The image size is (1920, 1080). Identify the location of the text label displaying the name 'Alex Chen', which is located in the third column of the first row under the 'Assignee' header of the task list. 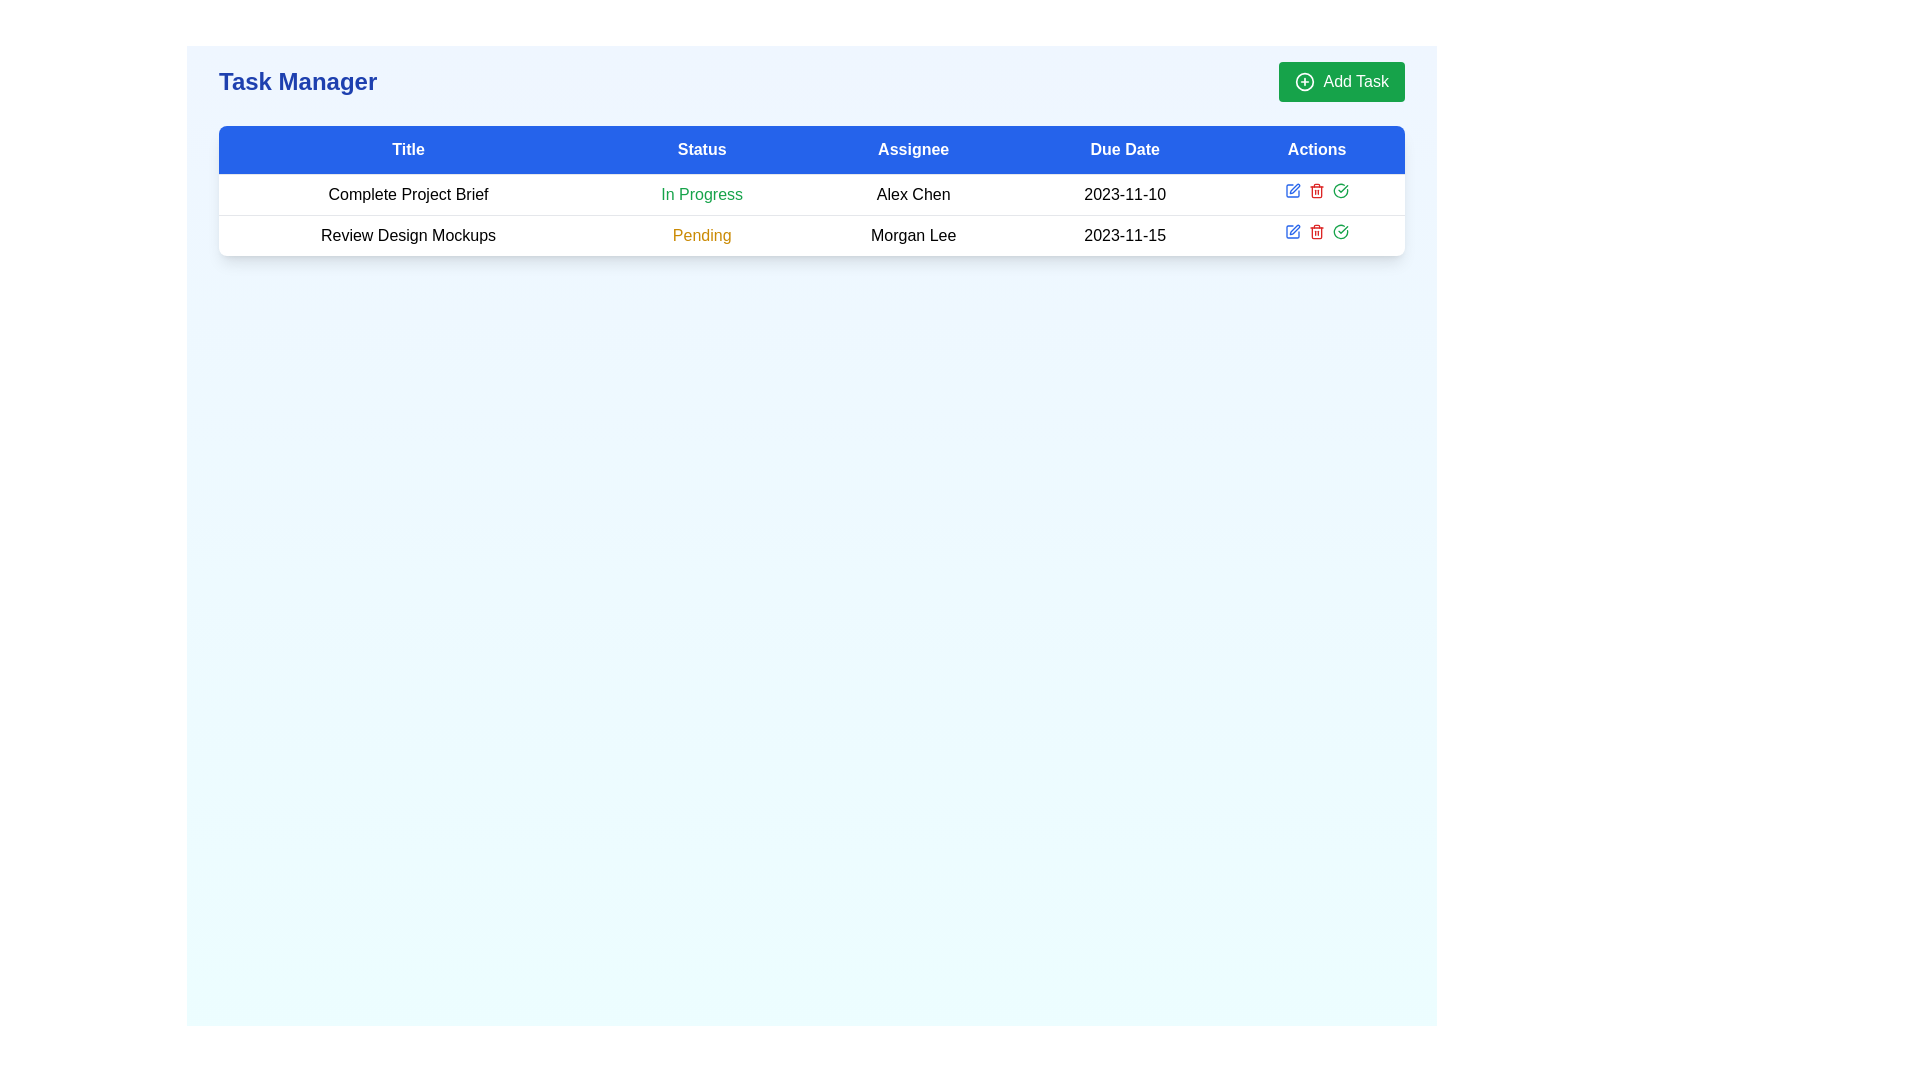
(912, 195).